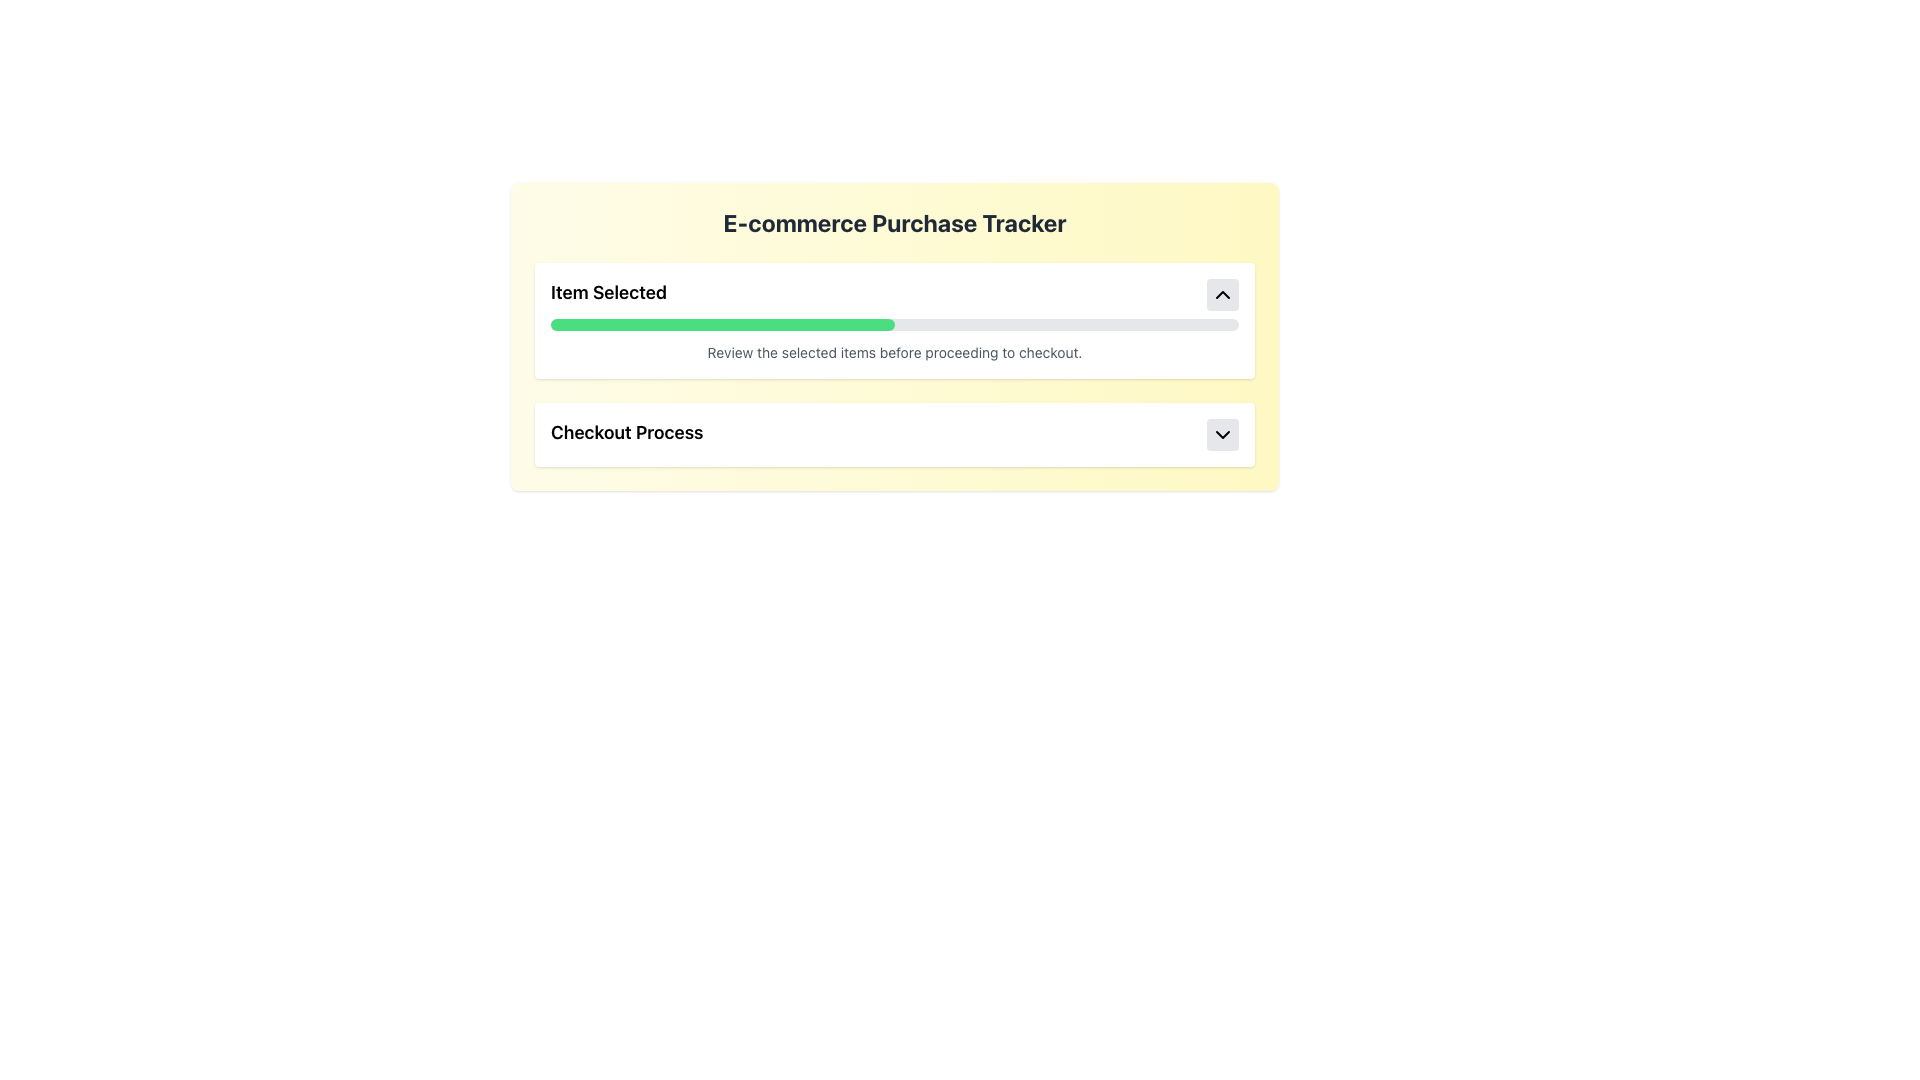  I want to click on the Static Text Label that reads 'Review the selected items before proceeding to checkout.', which is located below the 'Item Selected' progress bar and above the 'Checkout Process' section, so click(893, 352).